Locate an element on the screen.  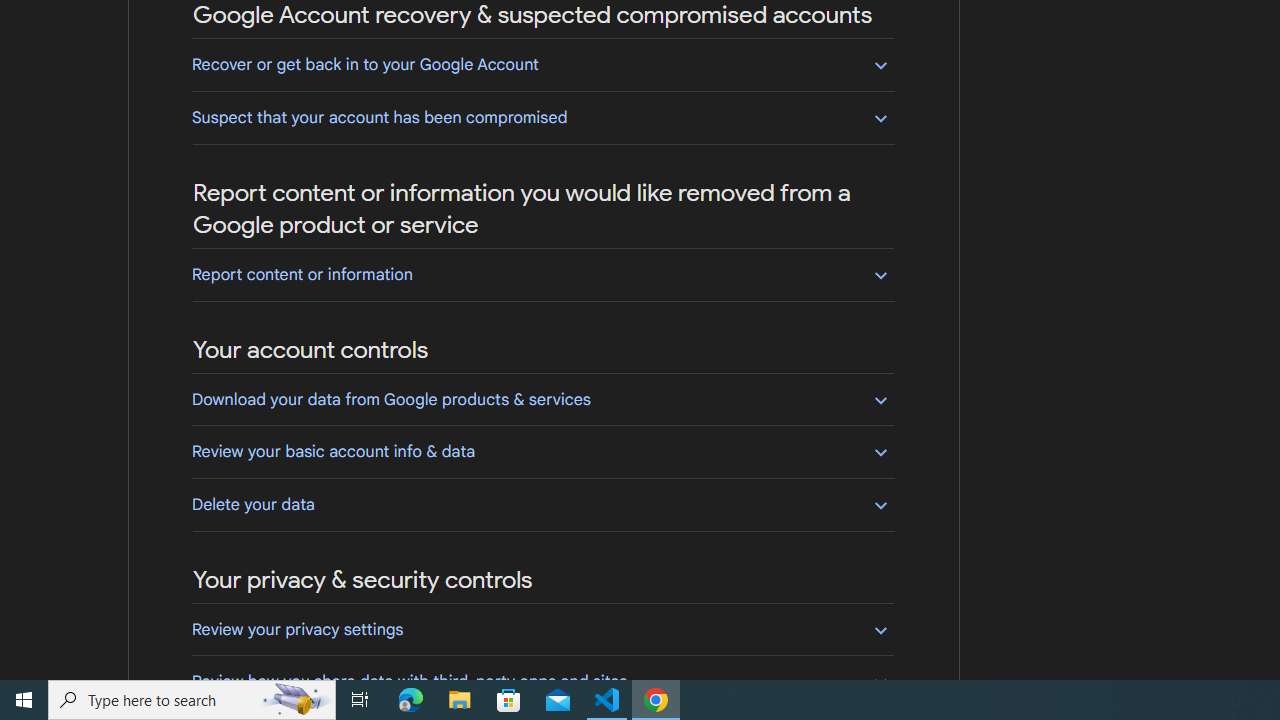
'Review how you share data with third-party apps and sites' is located at coordinates (542, 680).